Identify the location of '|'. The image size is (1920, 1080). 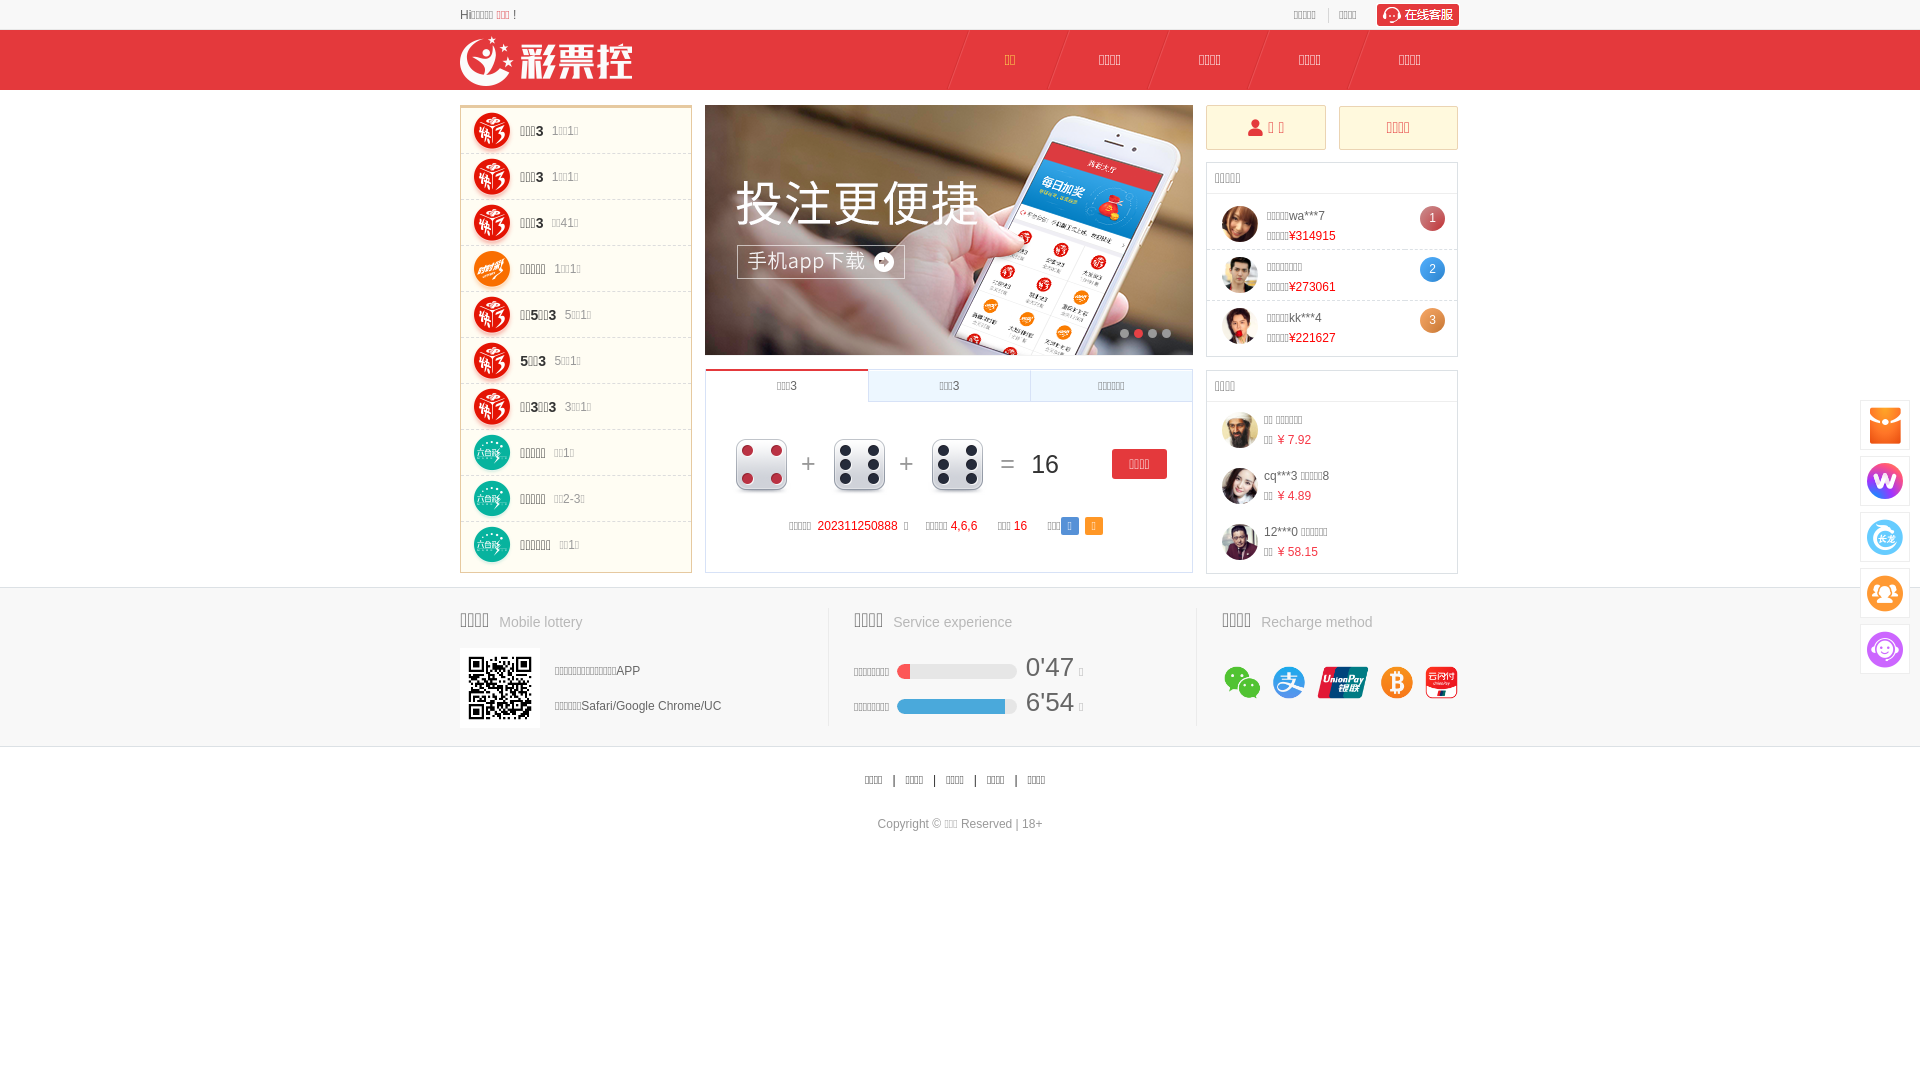
(933, 779).